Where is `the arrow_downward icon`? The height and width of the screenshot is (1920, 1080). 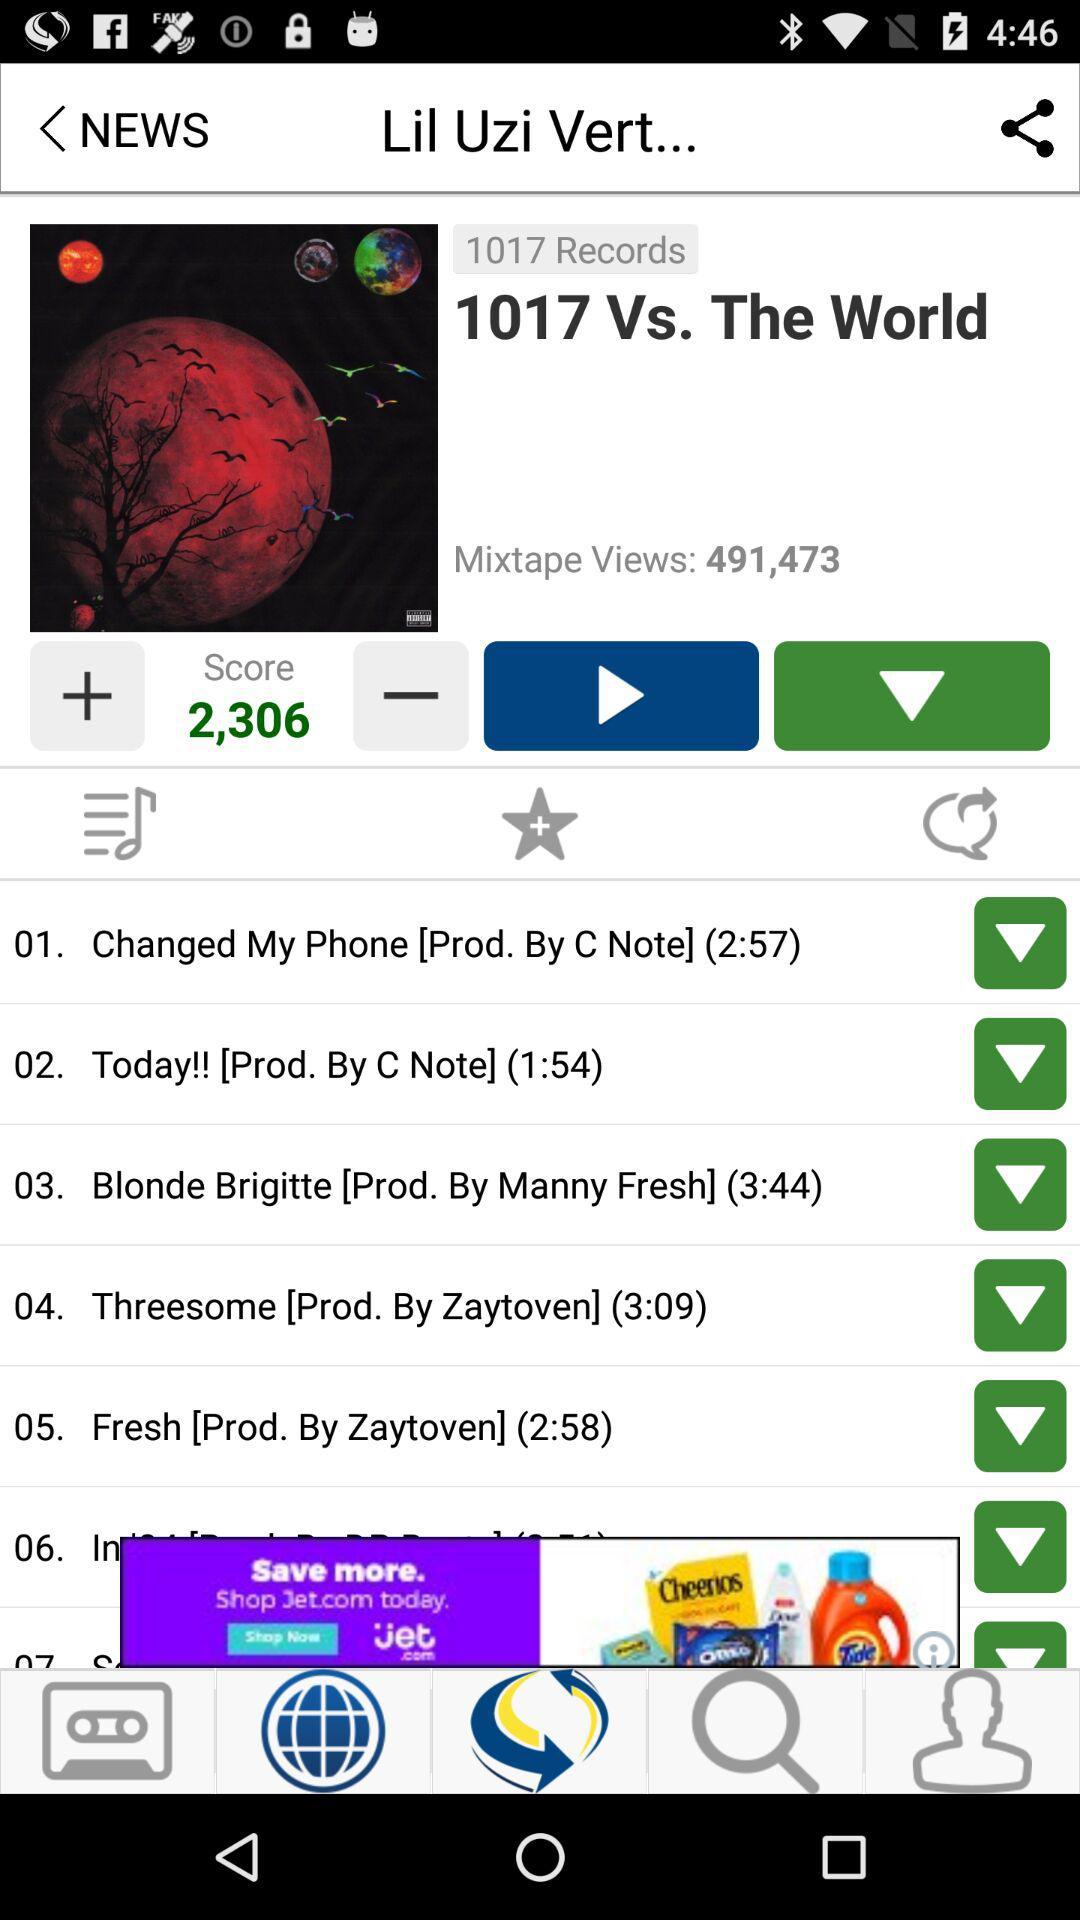 the arrow_downward icon is located at coordinates (911, 743).